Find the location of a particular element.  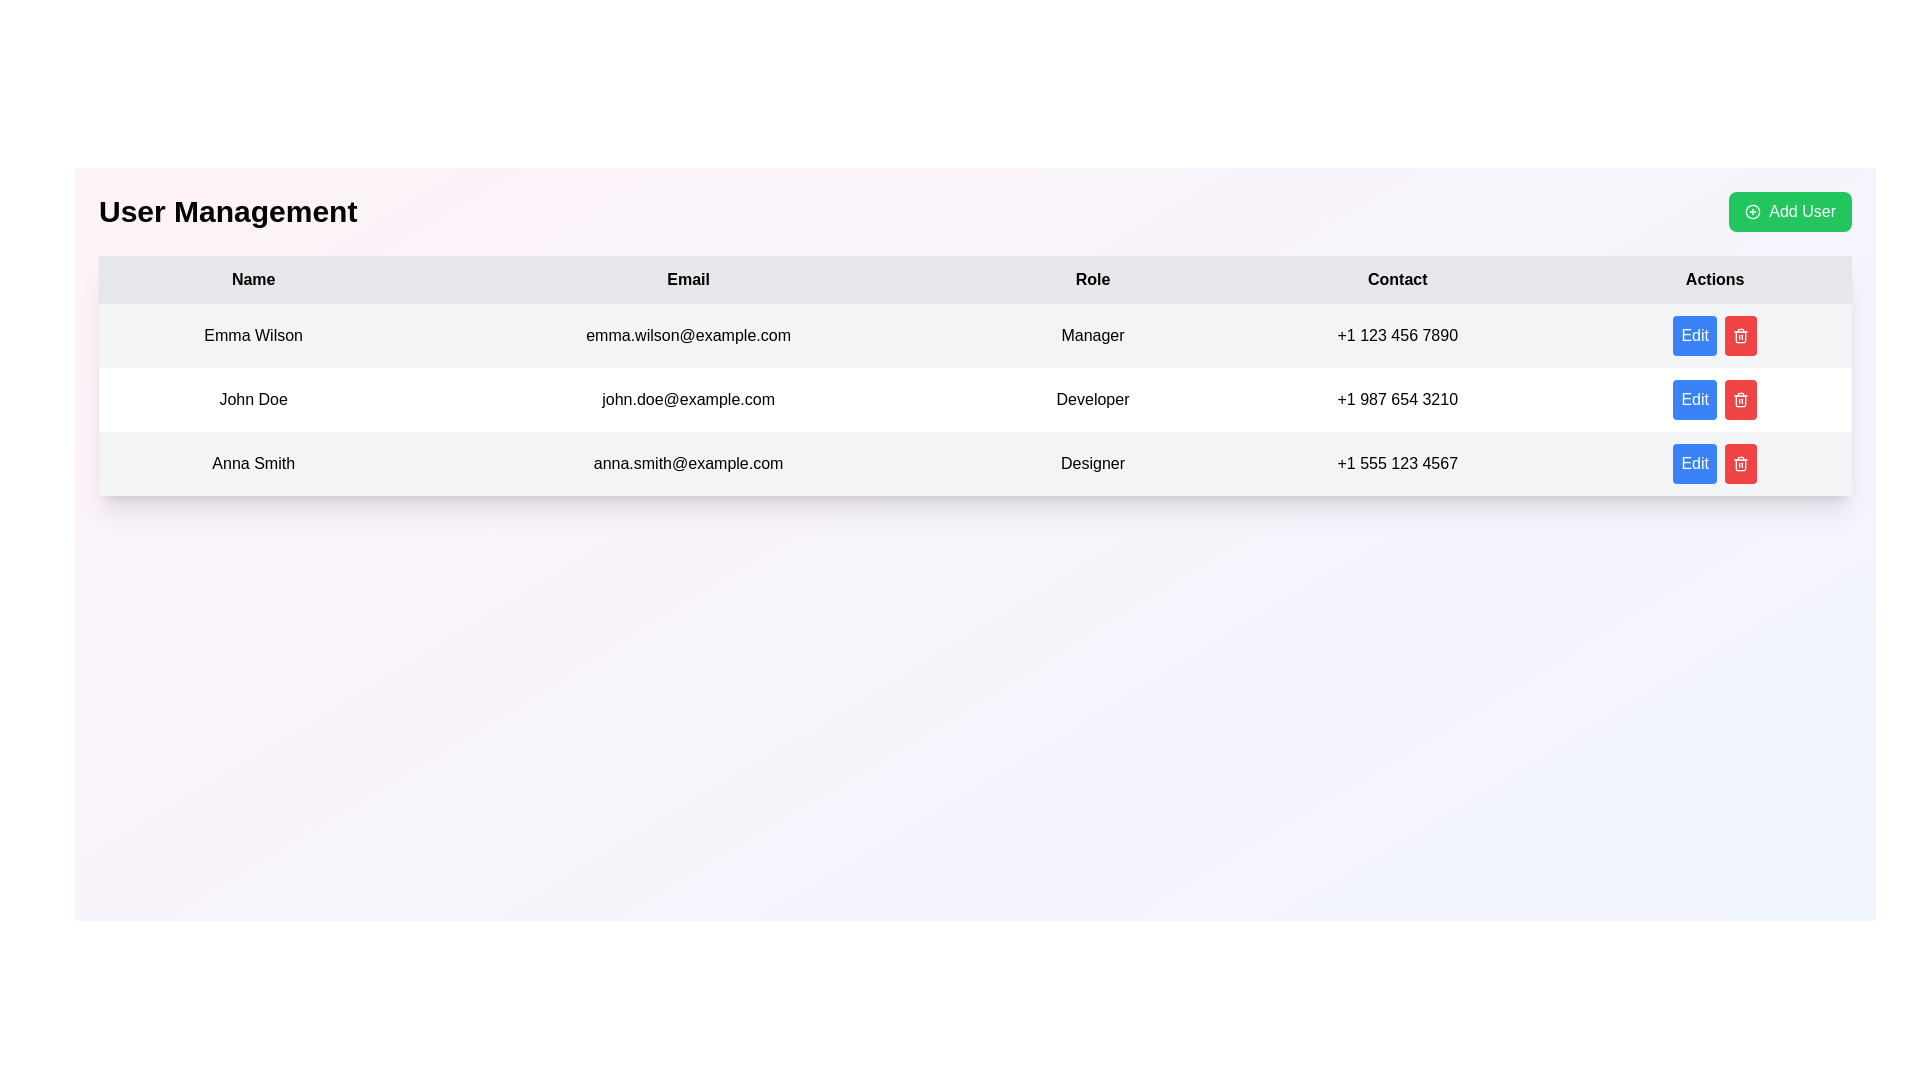

the text label element displaying 'John Doe' in the second row of the table under the 'Name' column is located at coordinates (252, 400).